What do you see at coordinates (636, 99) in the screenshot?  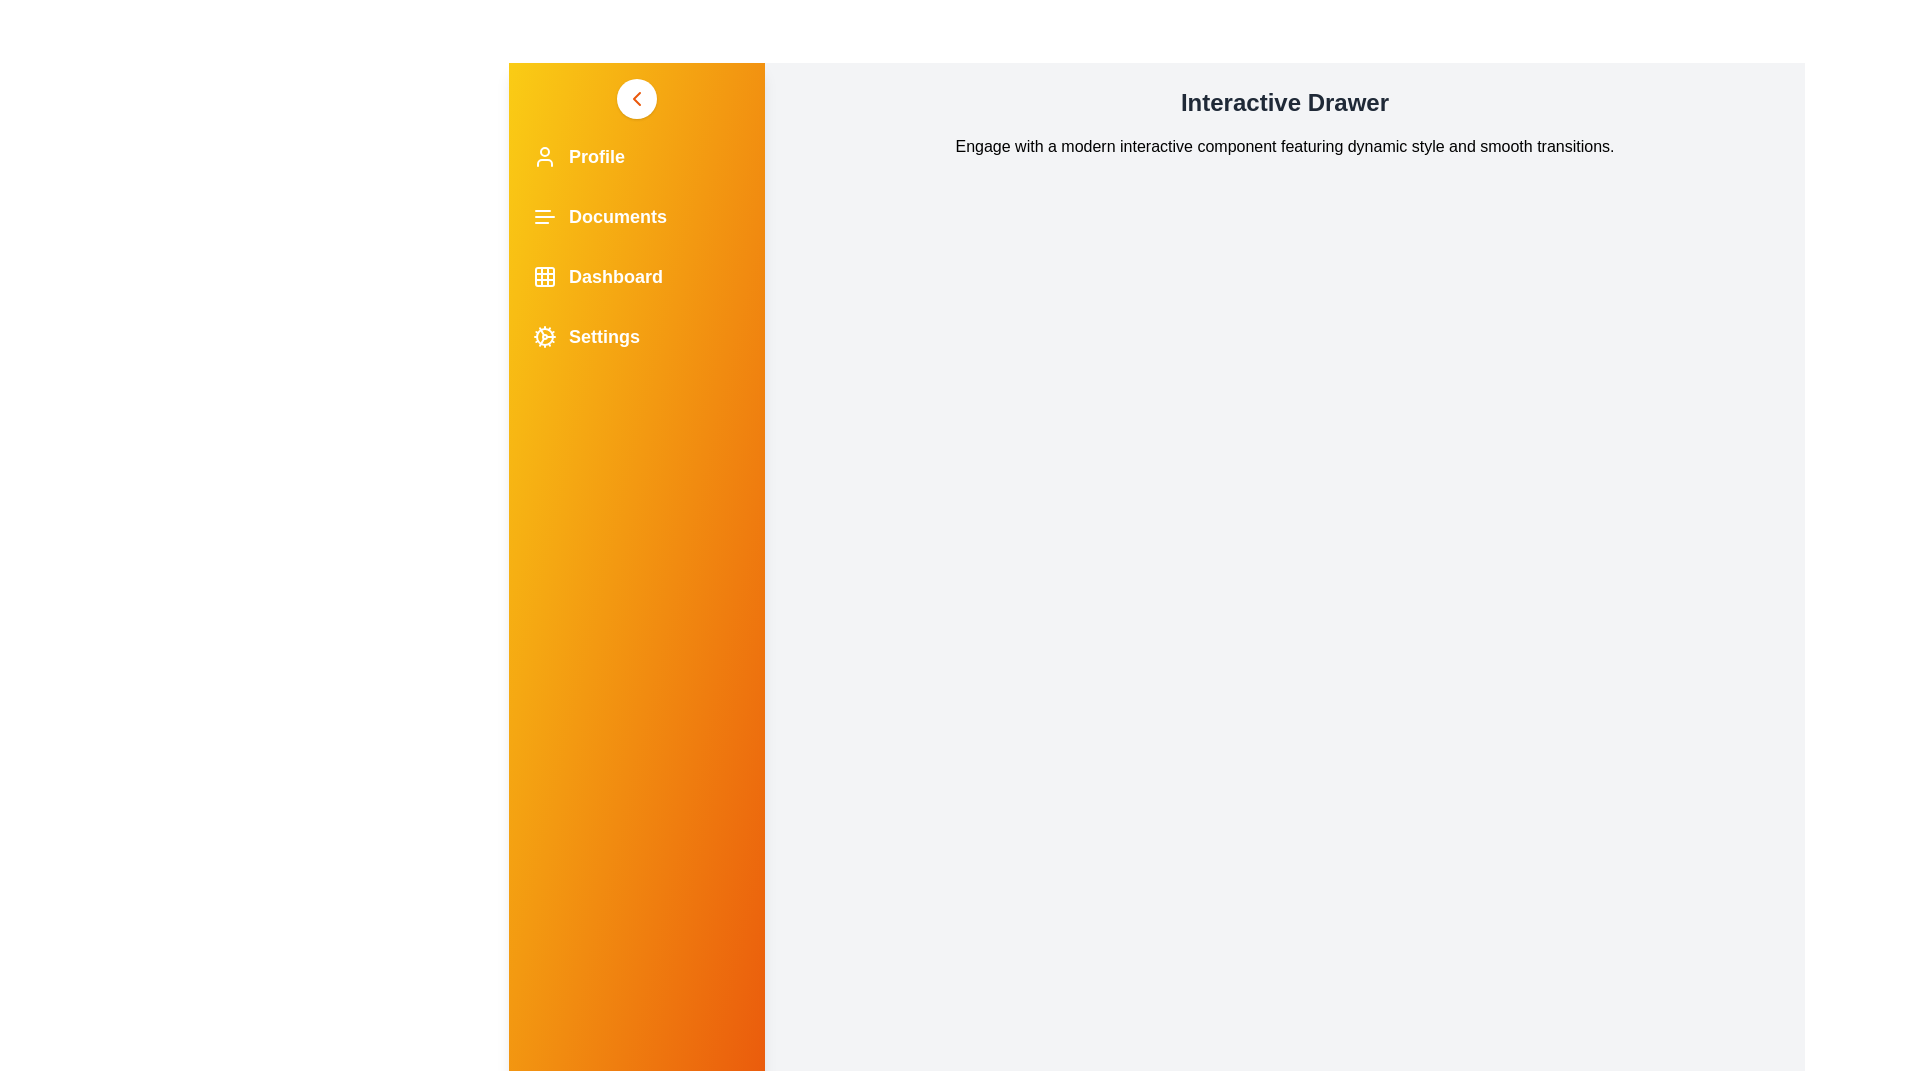 I see `toggle button to change the drawer's state` at bounding box center [636, 99].